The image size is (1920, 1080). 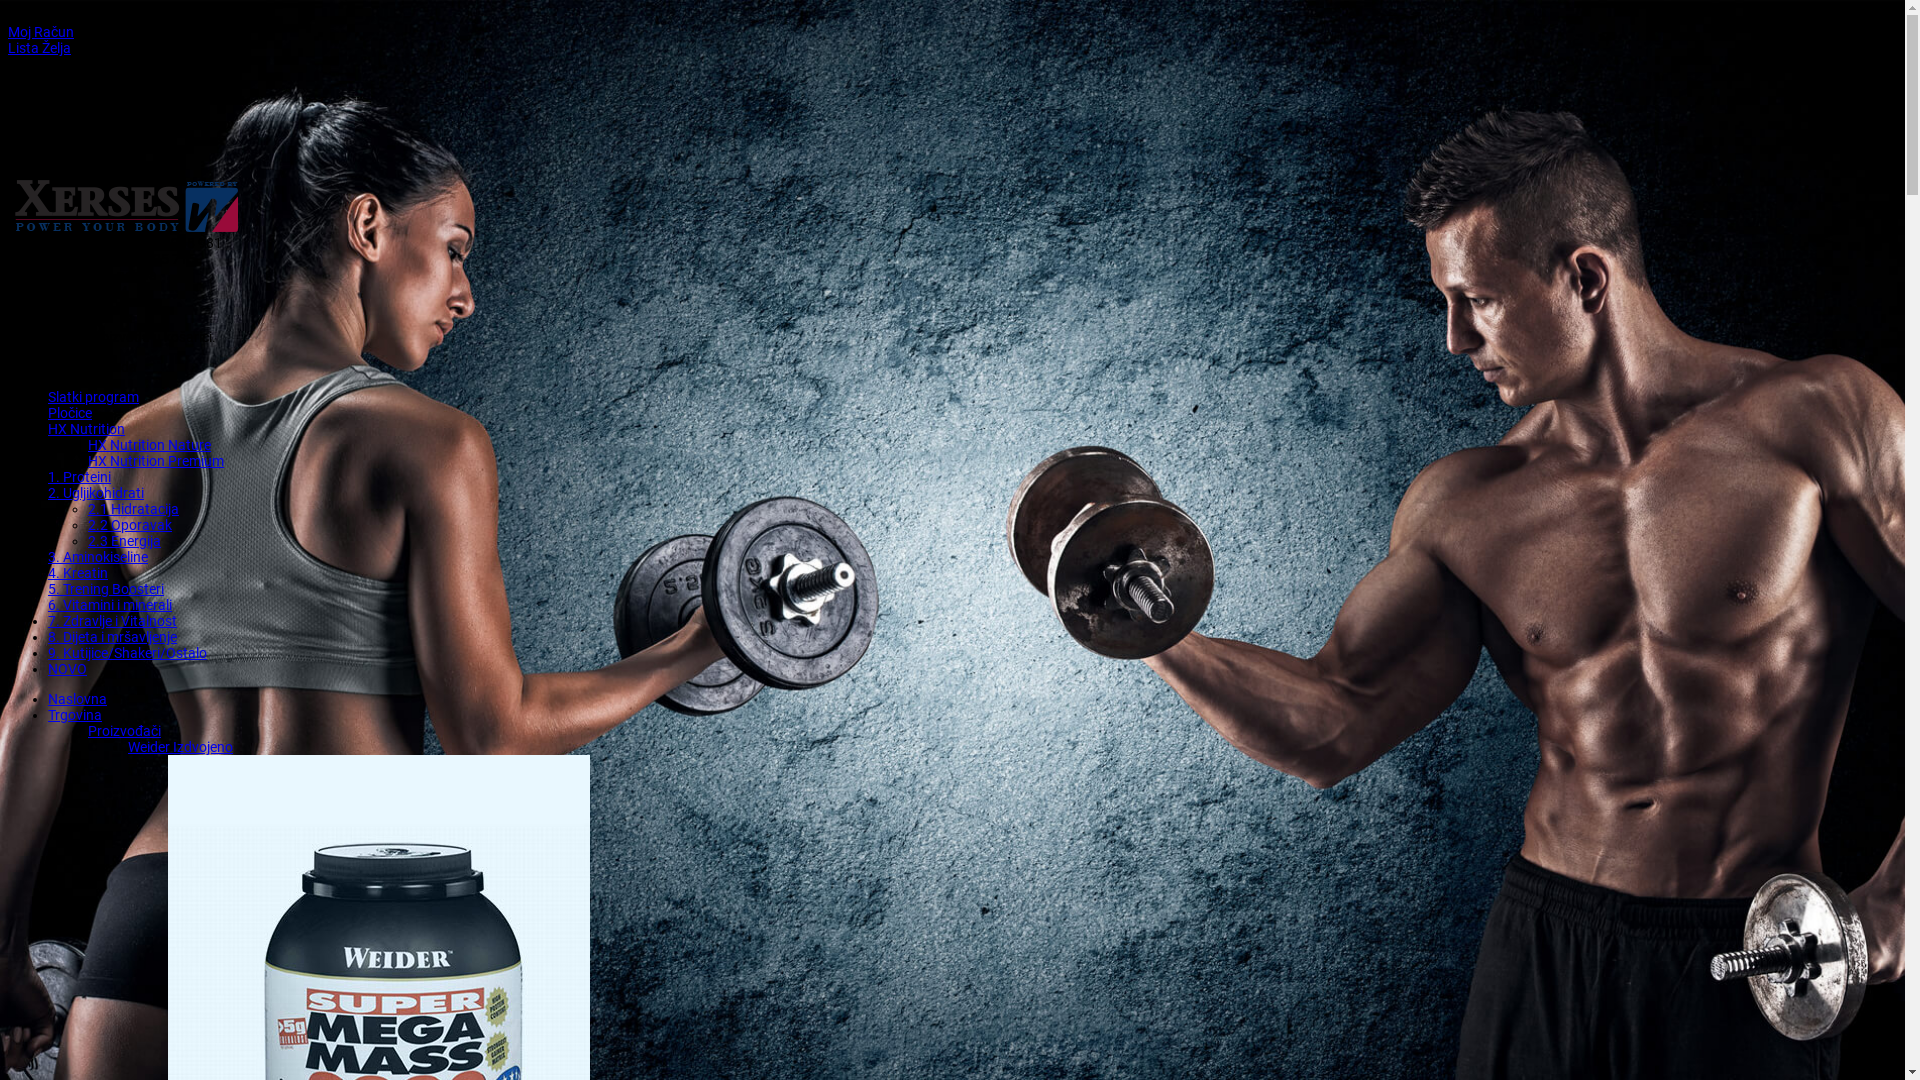 I want to click on 'HX Nutrition Premium', so click(x=155, y=461).